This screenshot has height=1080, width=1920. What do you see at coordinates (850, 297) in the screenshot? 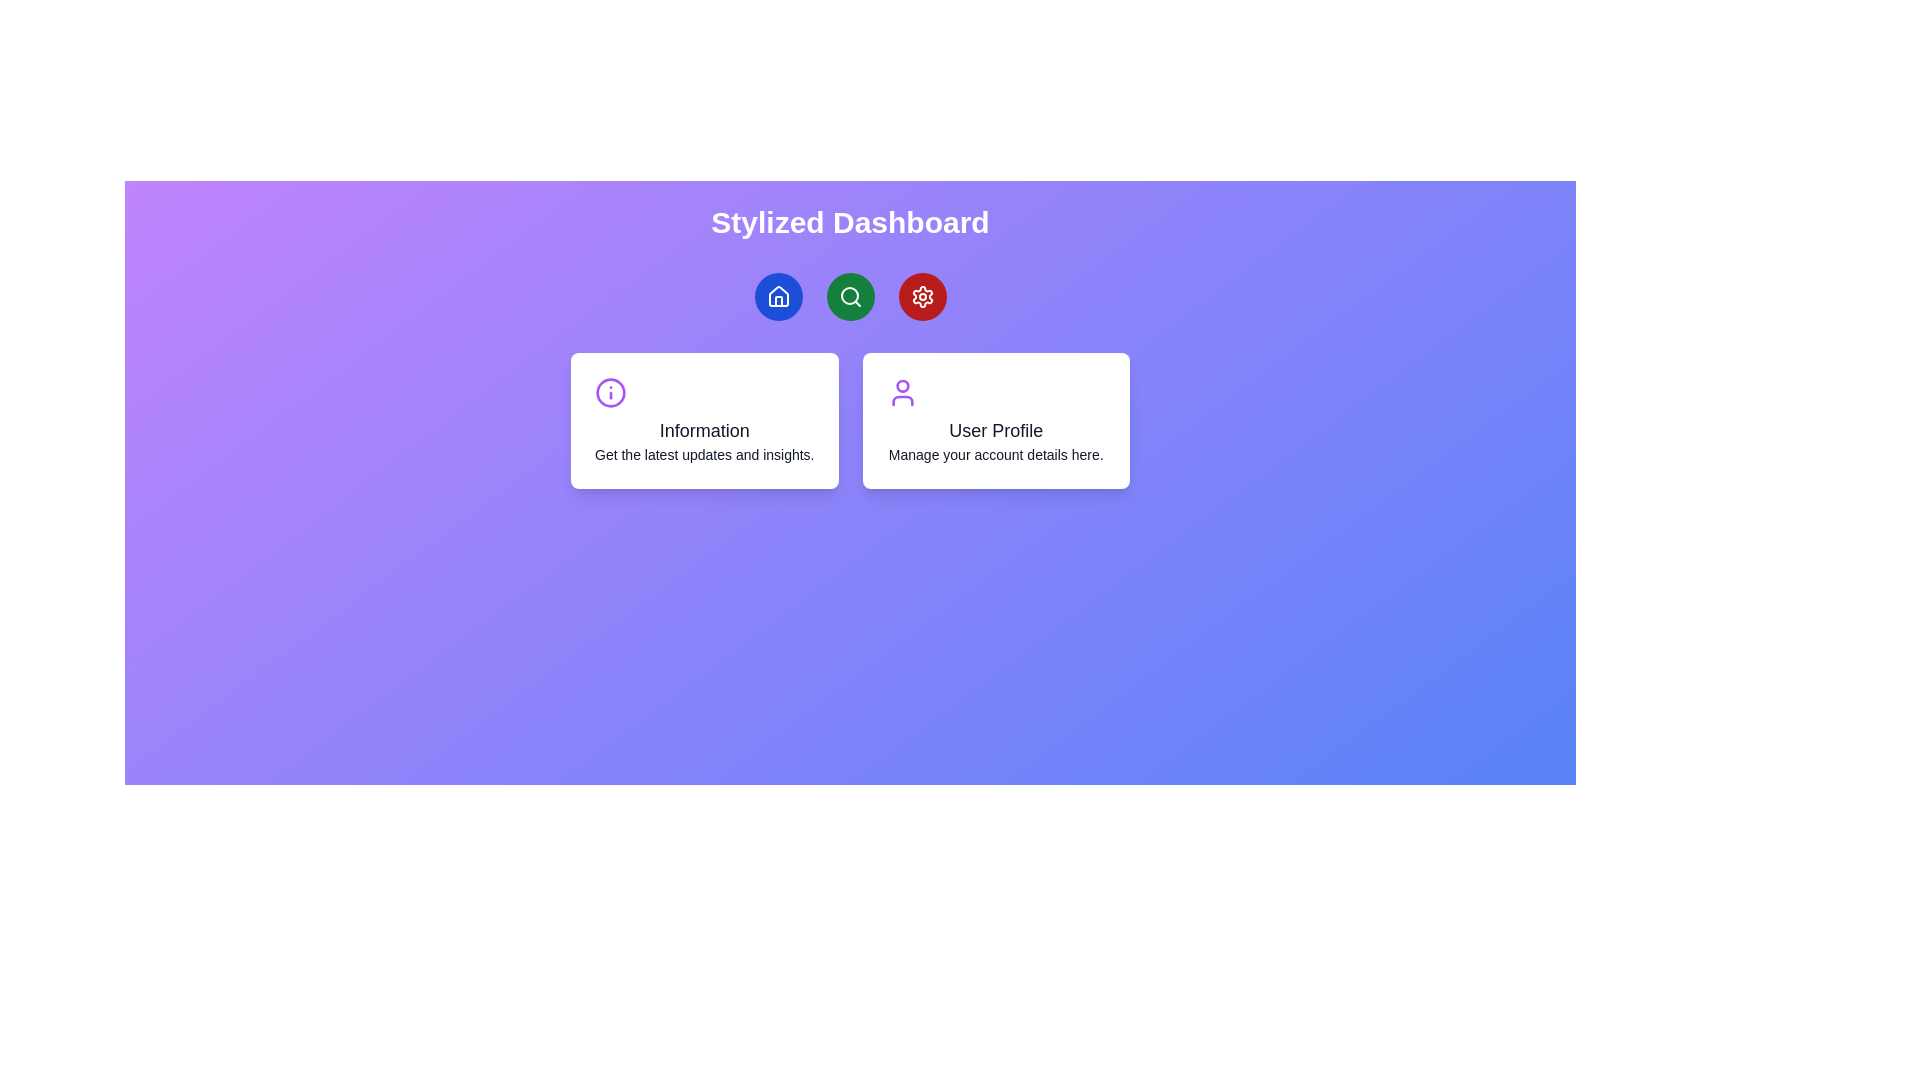
I see `the magnifying glass icon button, which is white and housed within a circular green button, to initiate the search functionality` at bounding box center [850, 297].